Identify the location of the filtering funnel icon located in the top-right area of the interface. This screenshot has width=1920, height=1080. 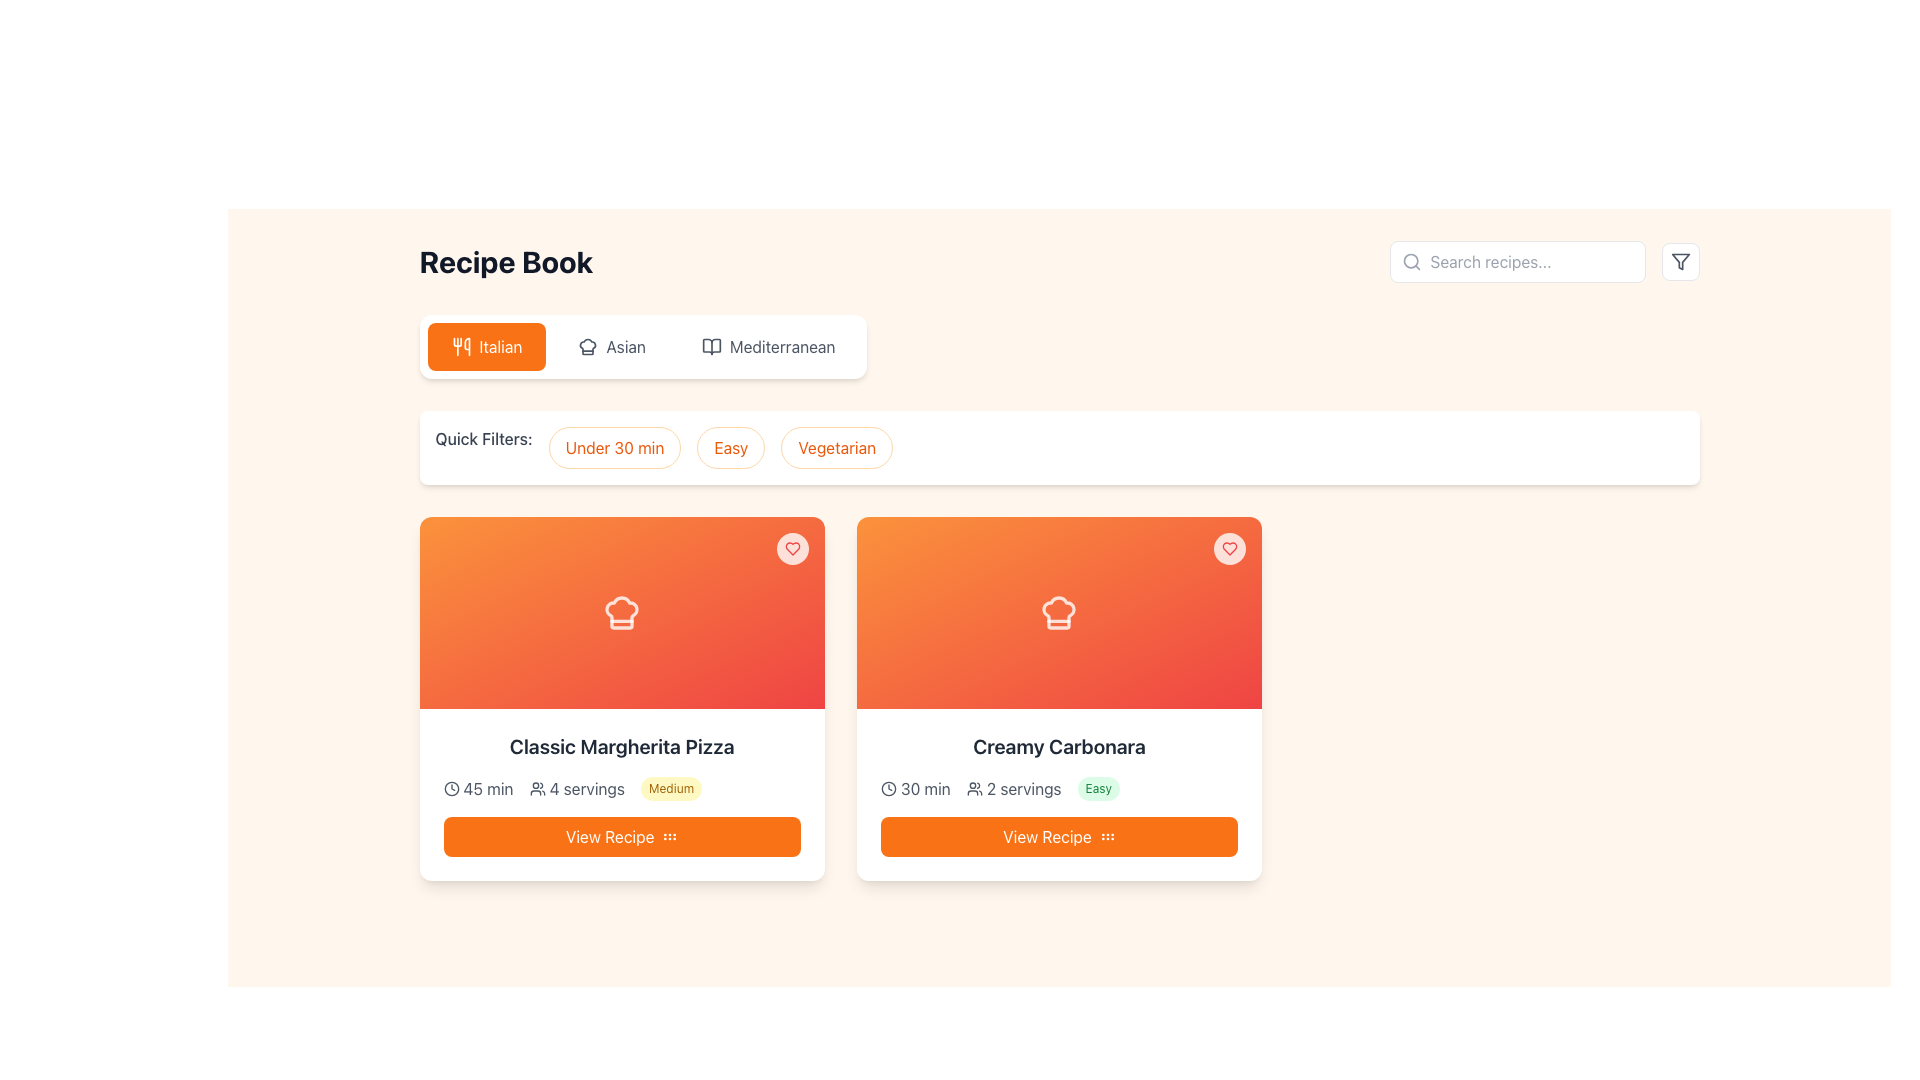
(1680, 261).